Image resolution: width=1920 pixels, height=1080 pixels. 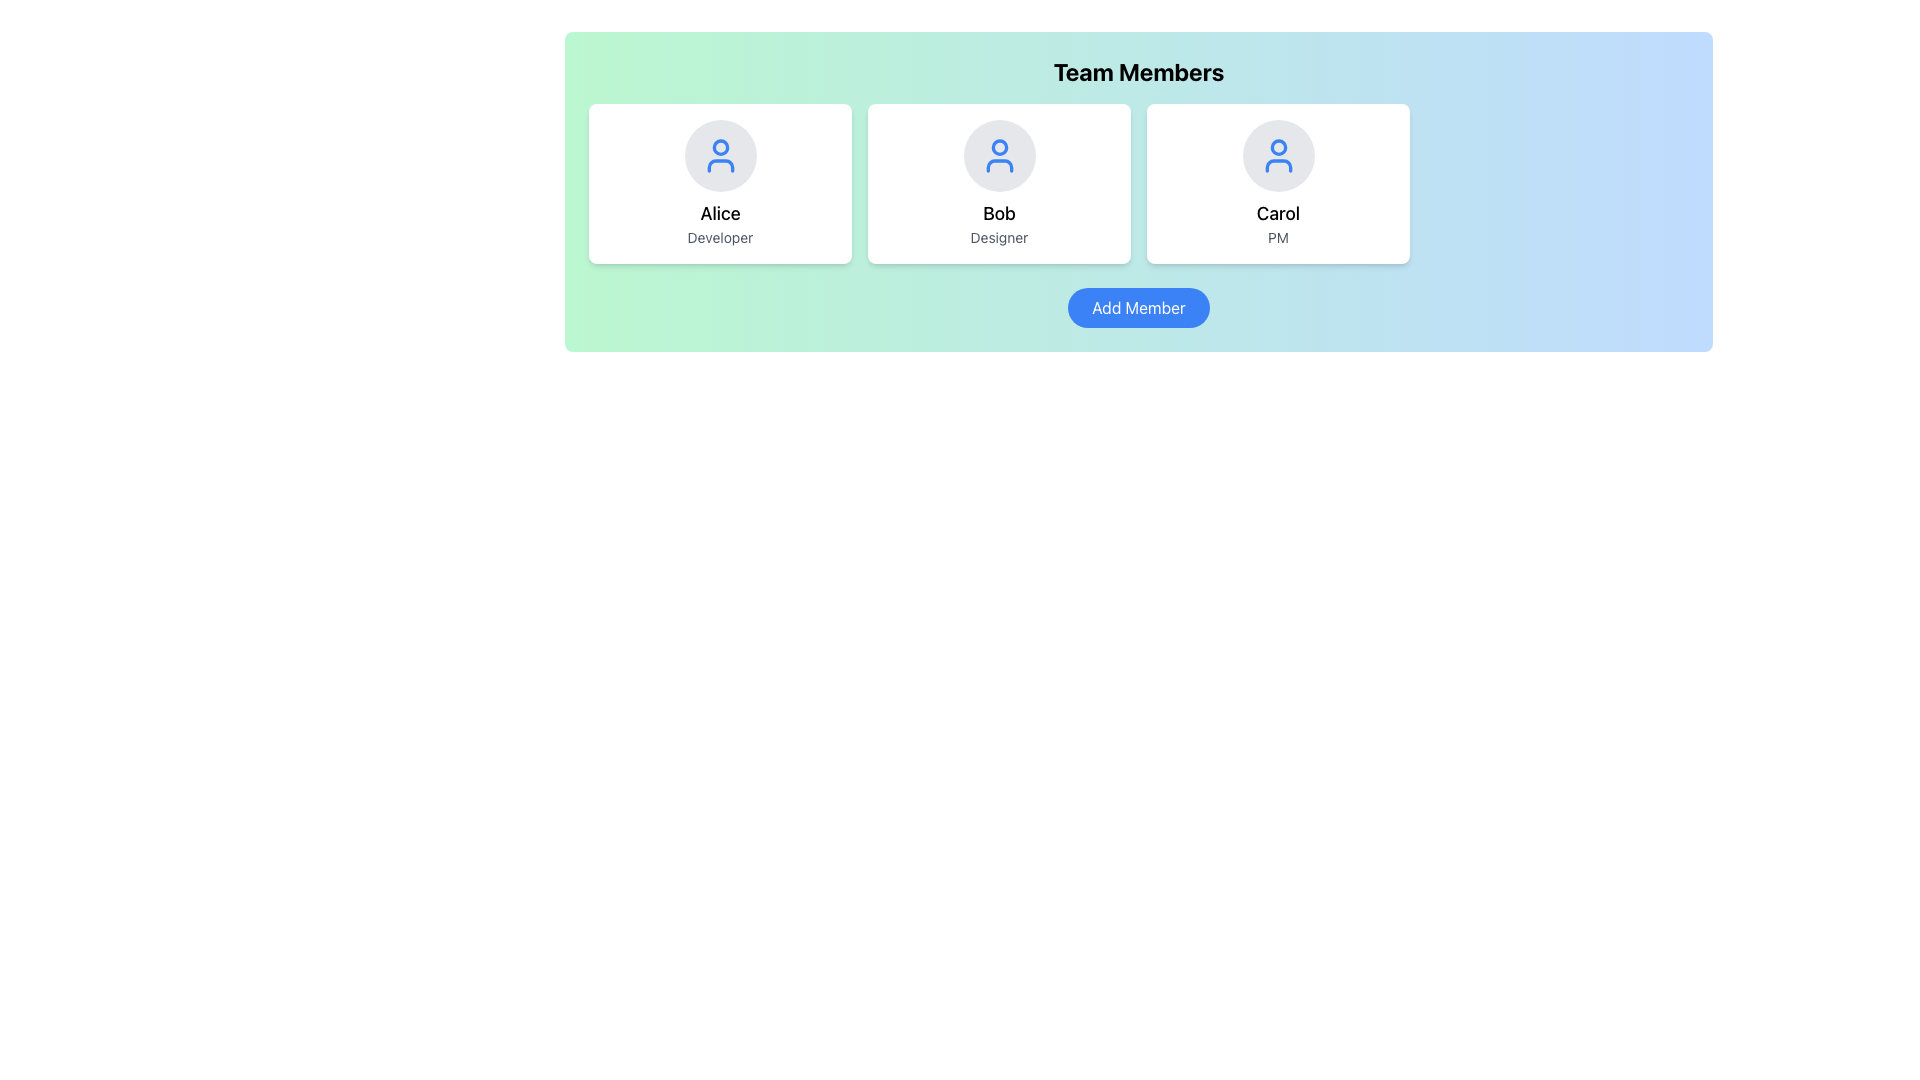 I want to click on the blue circular user icon representing the user avatar, located above the 'Bob Designer' card in the interface, so click(x=999, y=164).